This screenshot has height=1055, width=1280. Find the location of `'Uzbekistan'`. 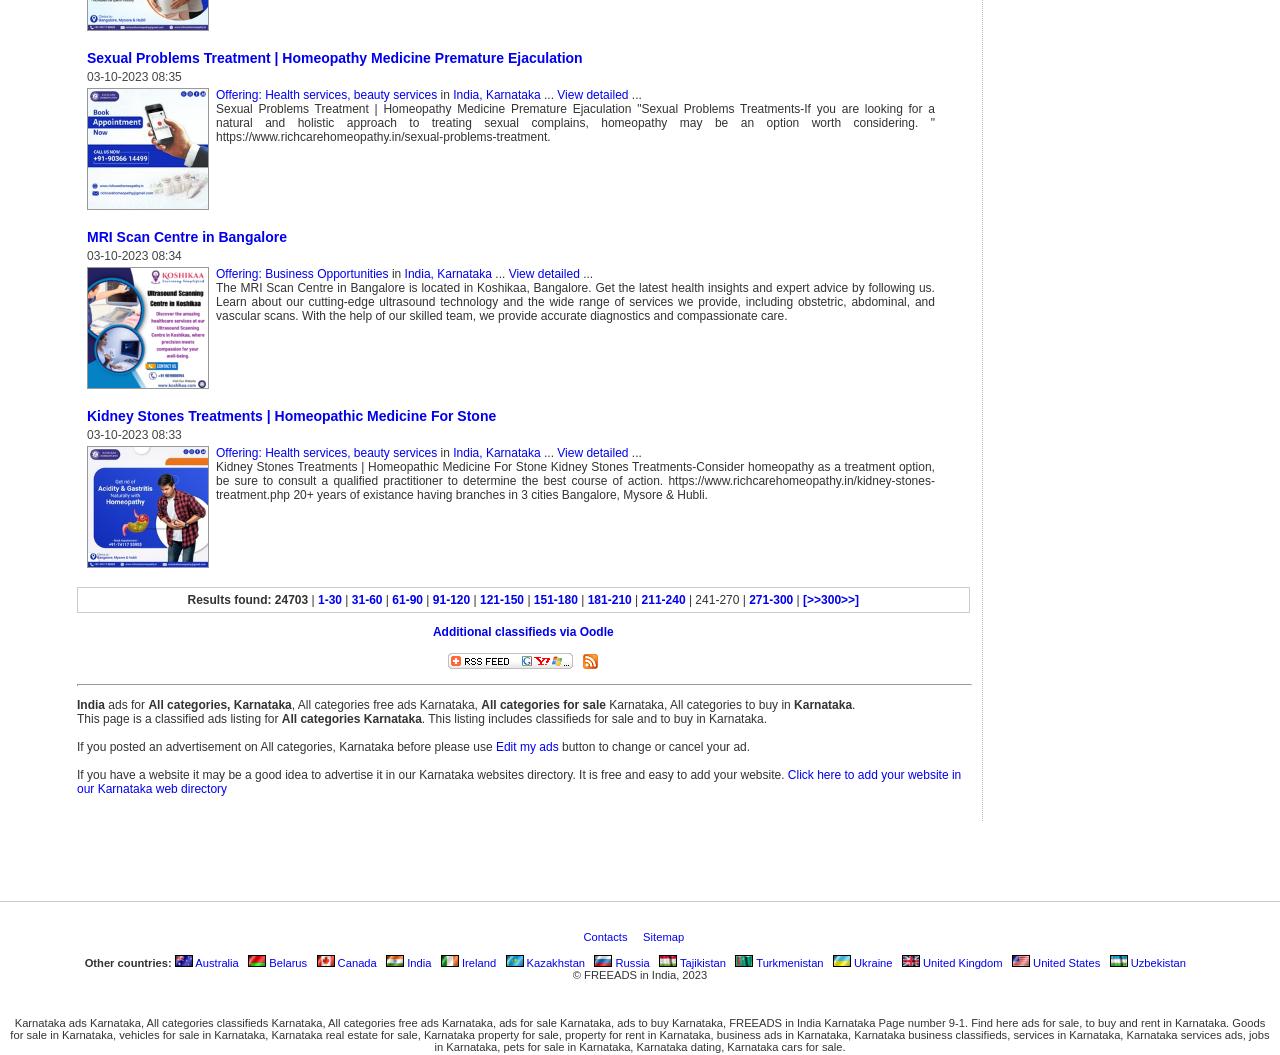

'Uzbekistan' is located at coordinates (1156, 961).